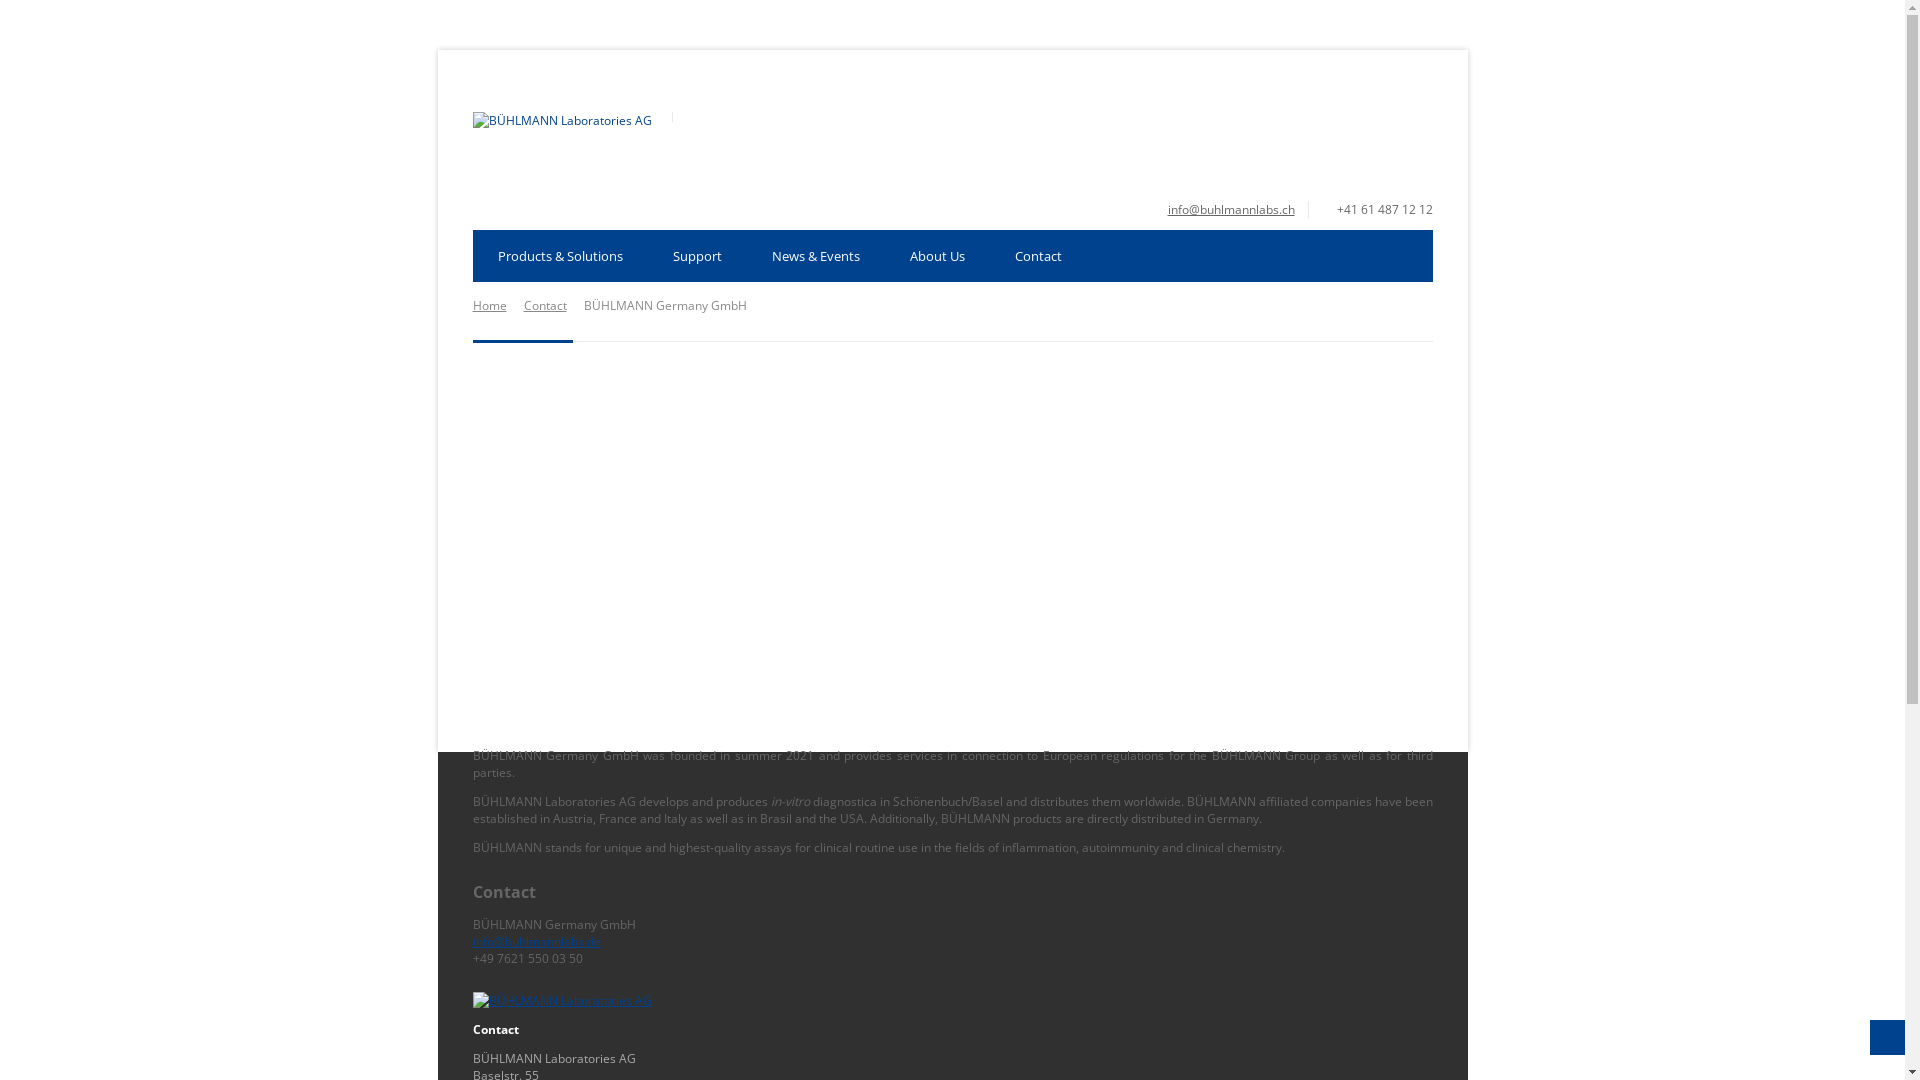 Image resolution: width=1920 pixels, height=1080 pixels. I want to click on 'Products & Solutions', so click(559, 254).